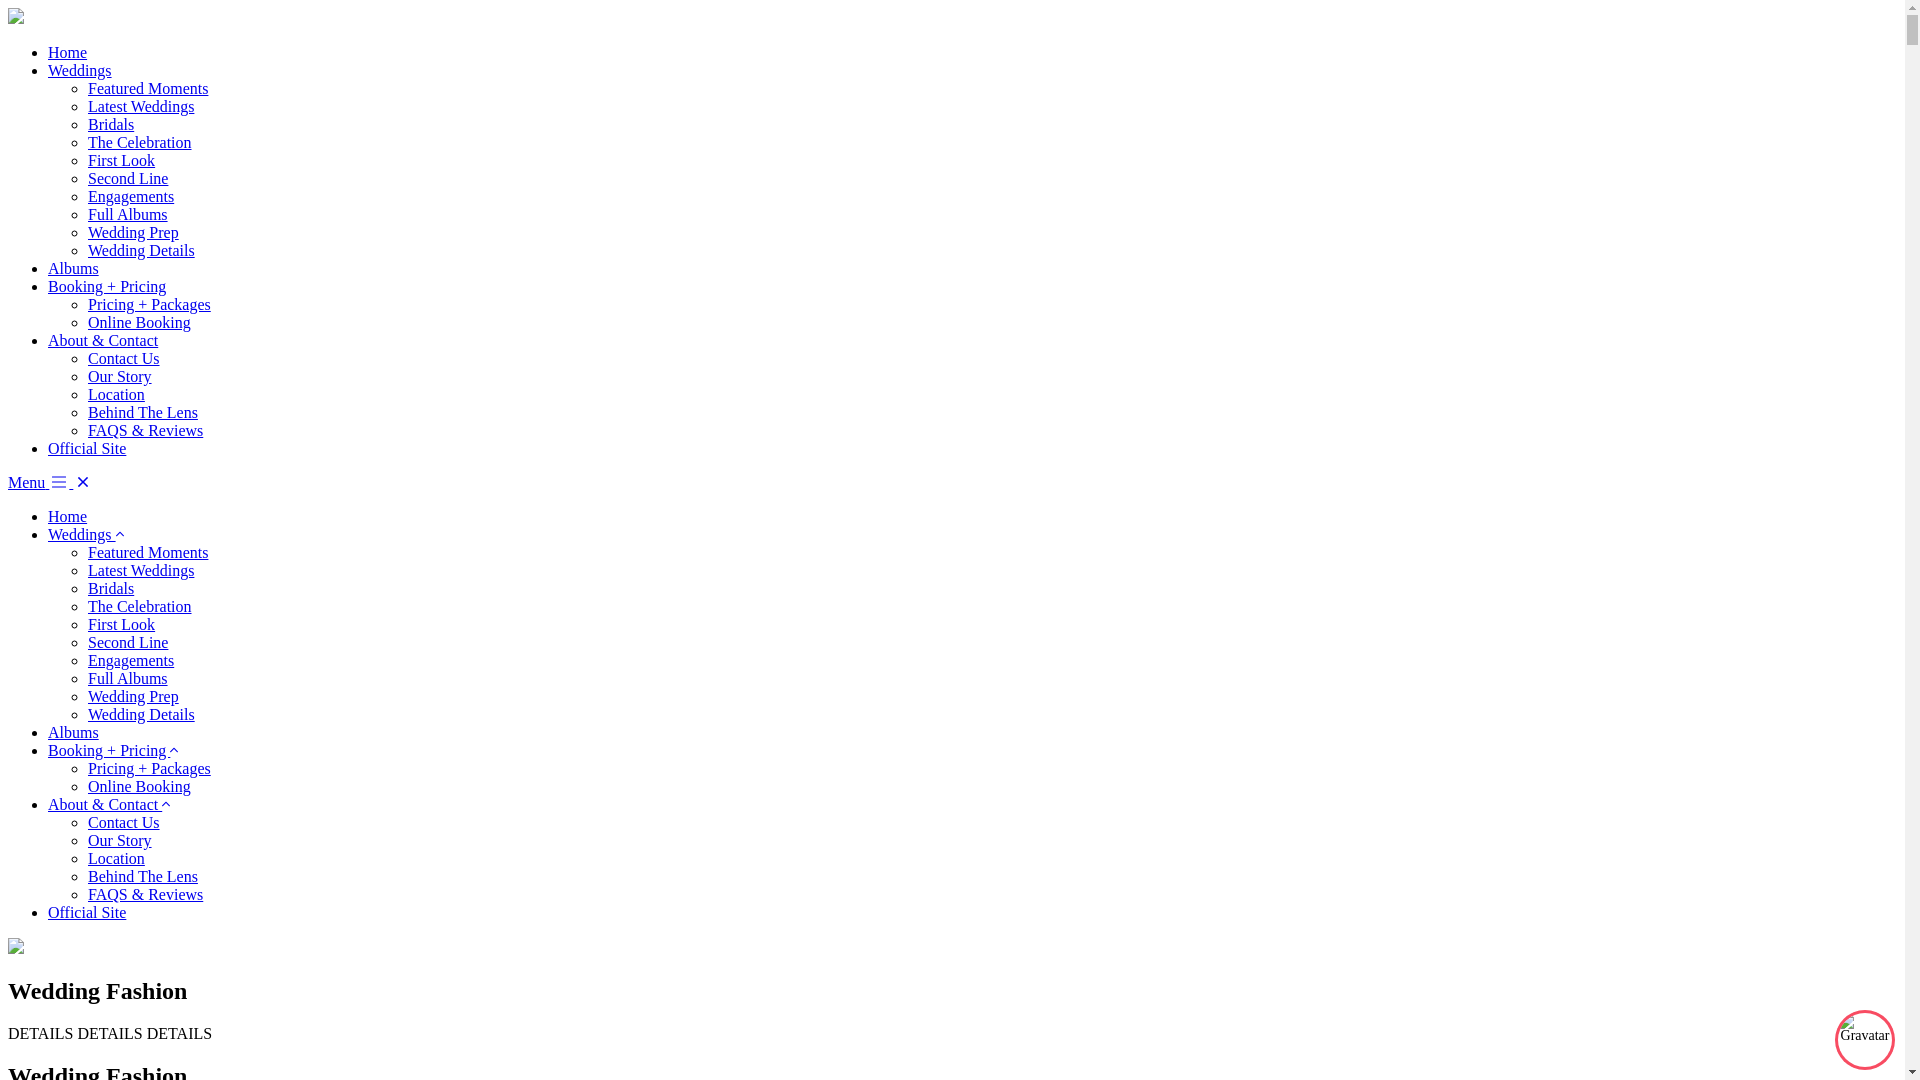 The image size is (1920, 1080). I want to click on 'Full Albums', so click(127, 214).